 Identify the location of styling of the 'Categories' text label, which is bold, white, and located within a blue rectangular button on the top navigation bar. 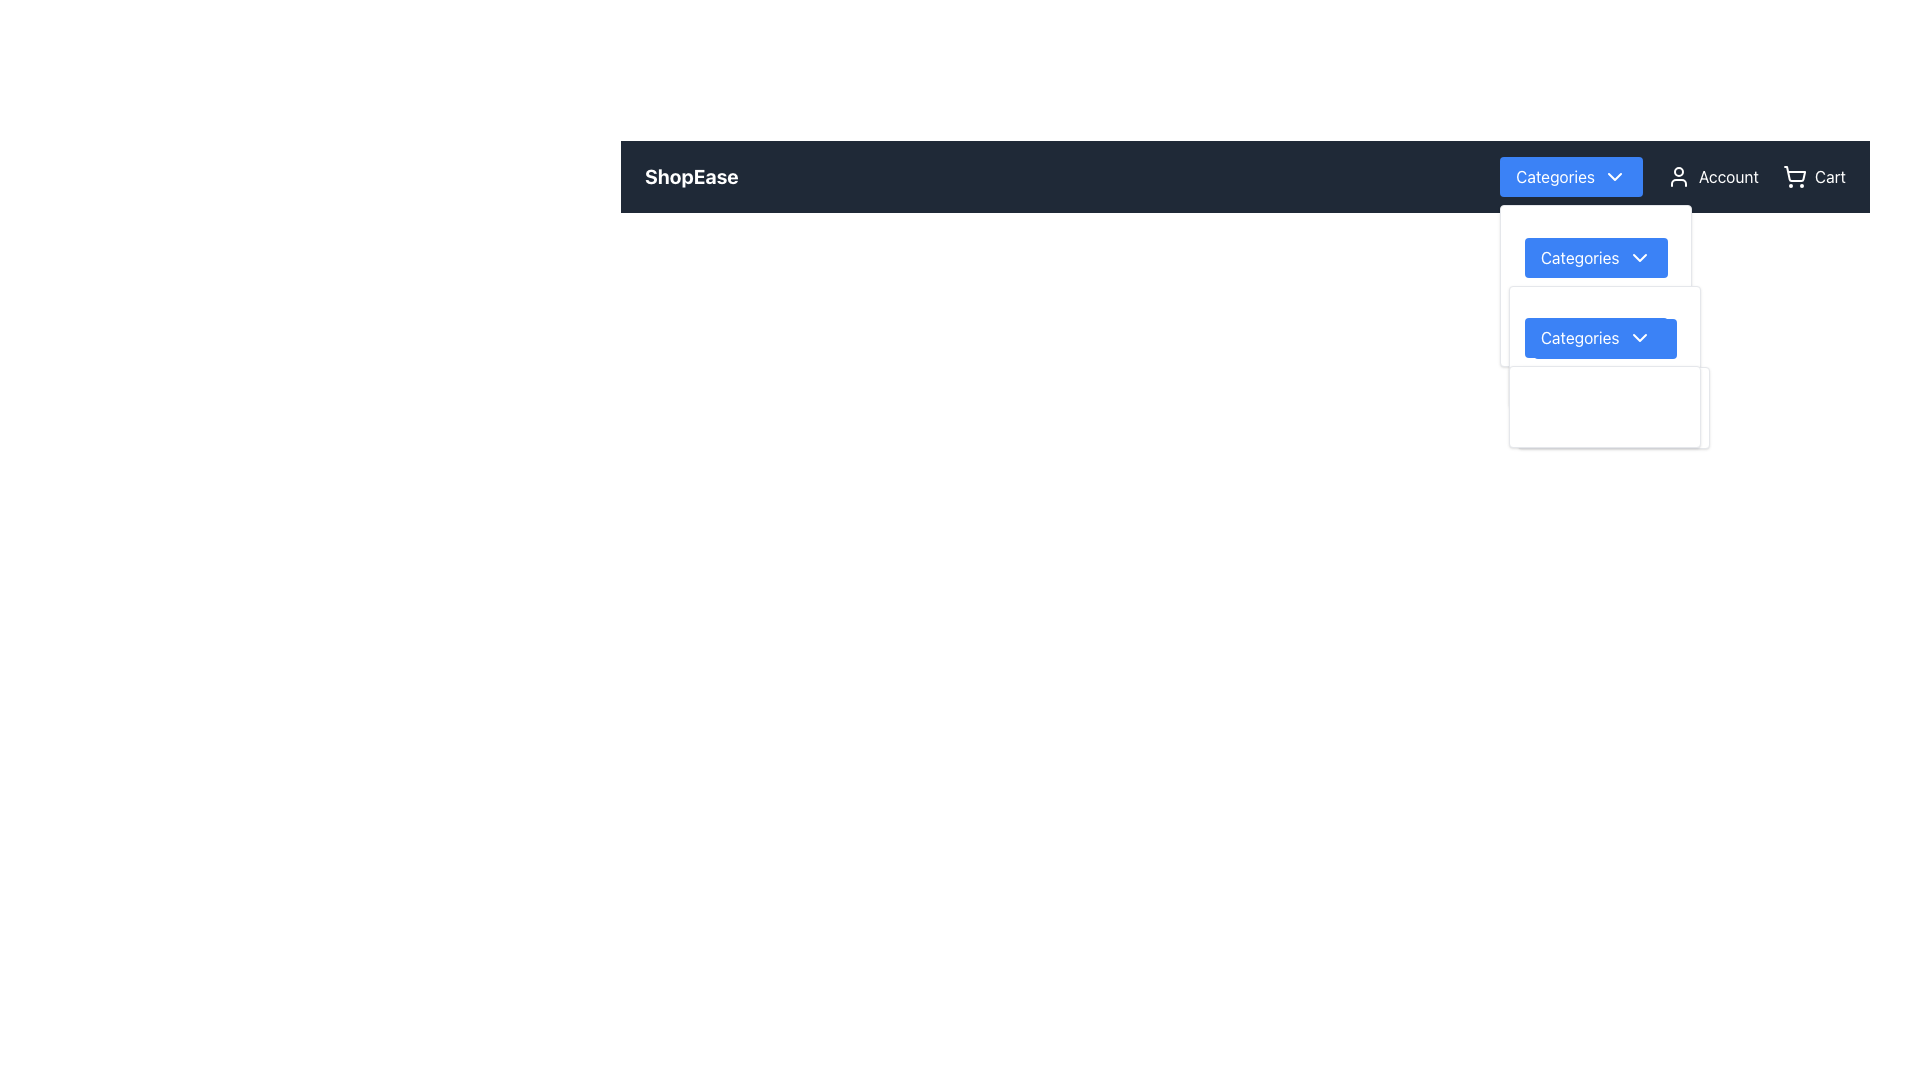
(1554, 176).